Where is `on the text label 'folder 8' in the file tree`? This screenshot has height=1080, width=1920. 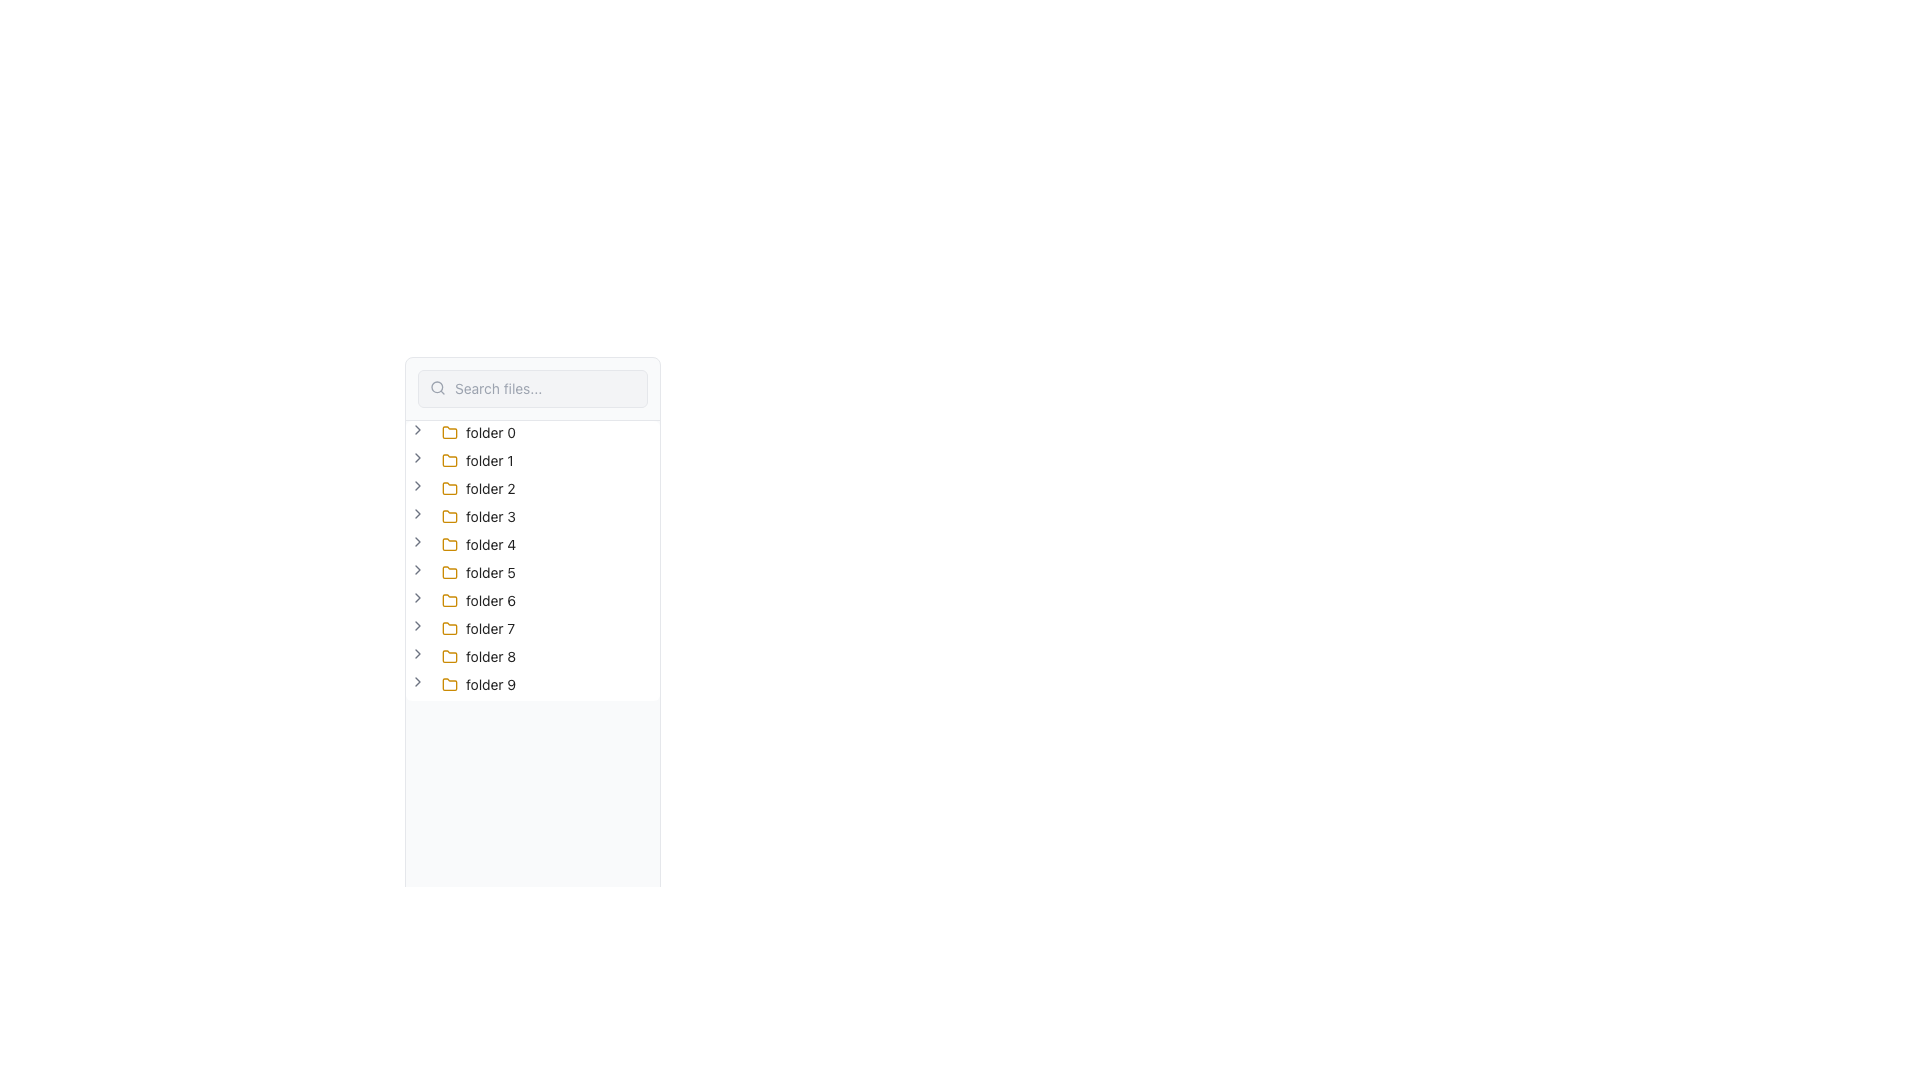 on the text label 'folder 8' in the file tree is located at coordinates (478, 656).